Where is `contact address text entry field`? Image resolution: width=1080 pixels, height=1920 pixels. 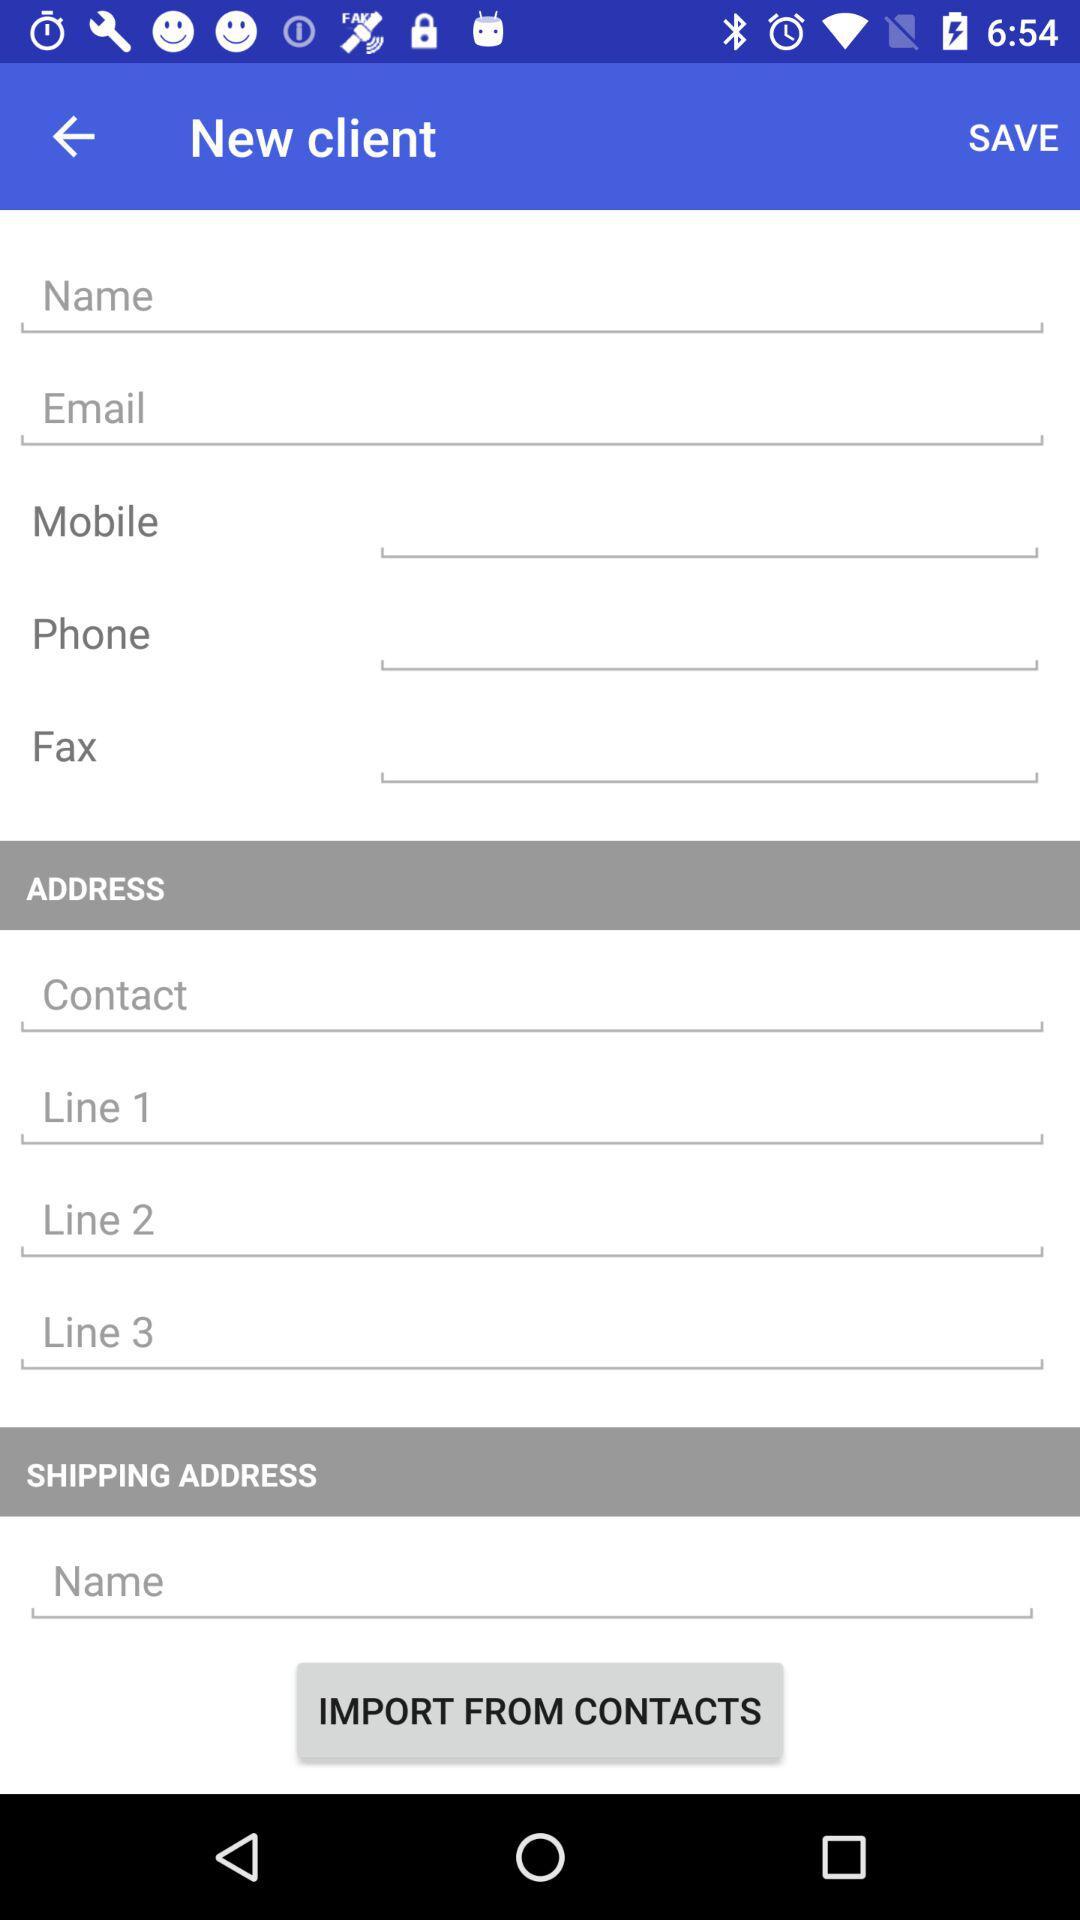
contact address text entry field is located at coordinates (531, 994).